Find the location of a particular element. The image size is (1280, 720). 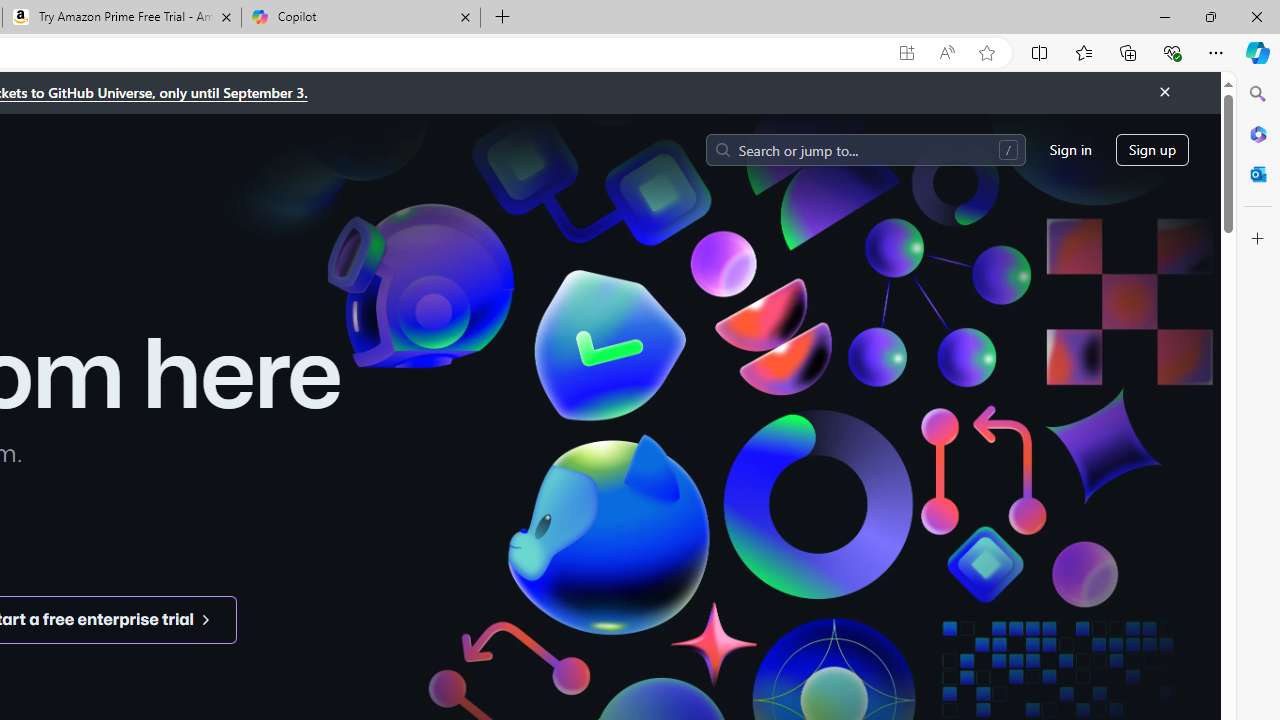

'Minimize' is located at coordinates (1164, 16).